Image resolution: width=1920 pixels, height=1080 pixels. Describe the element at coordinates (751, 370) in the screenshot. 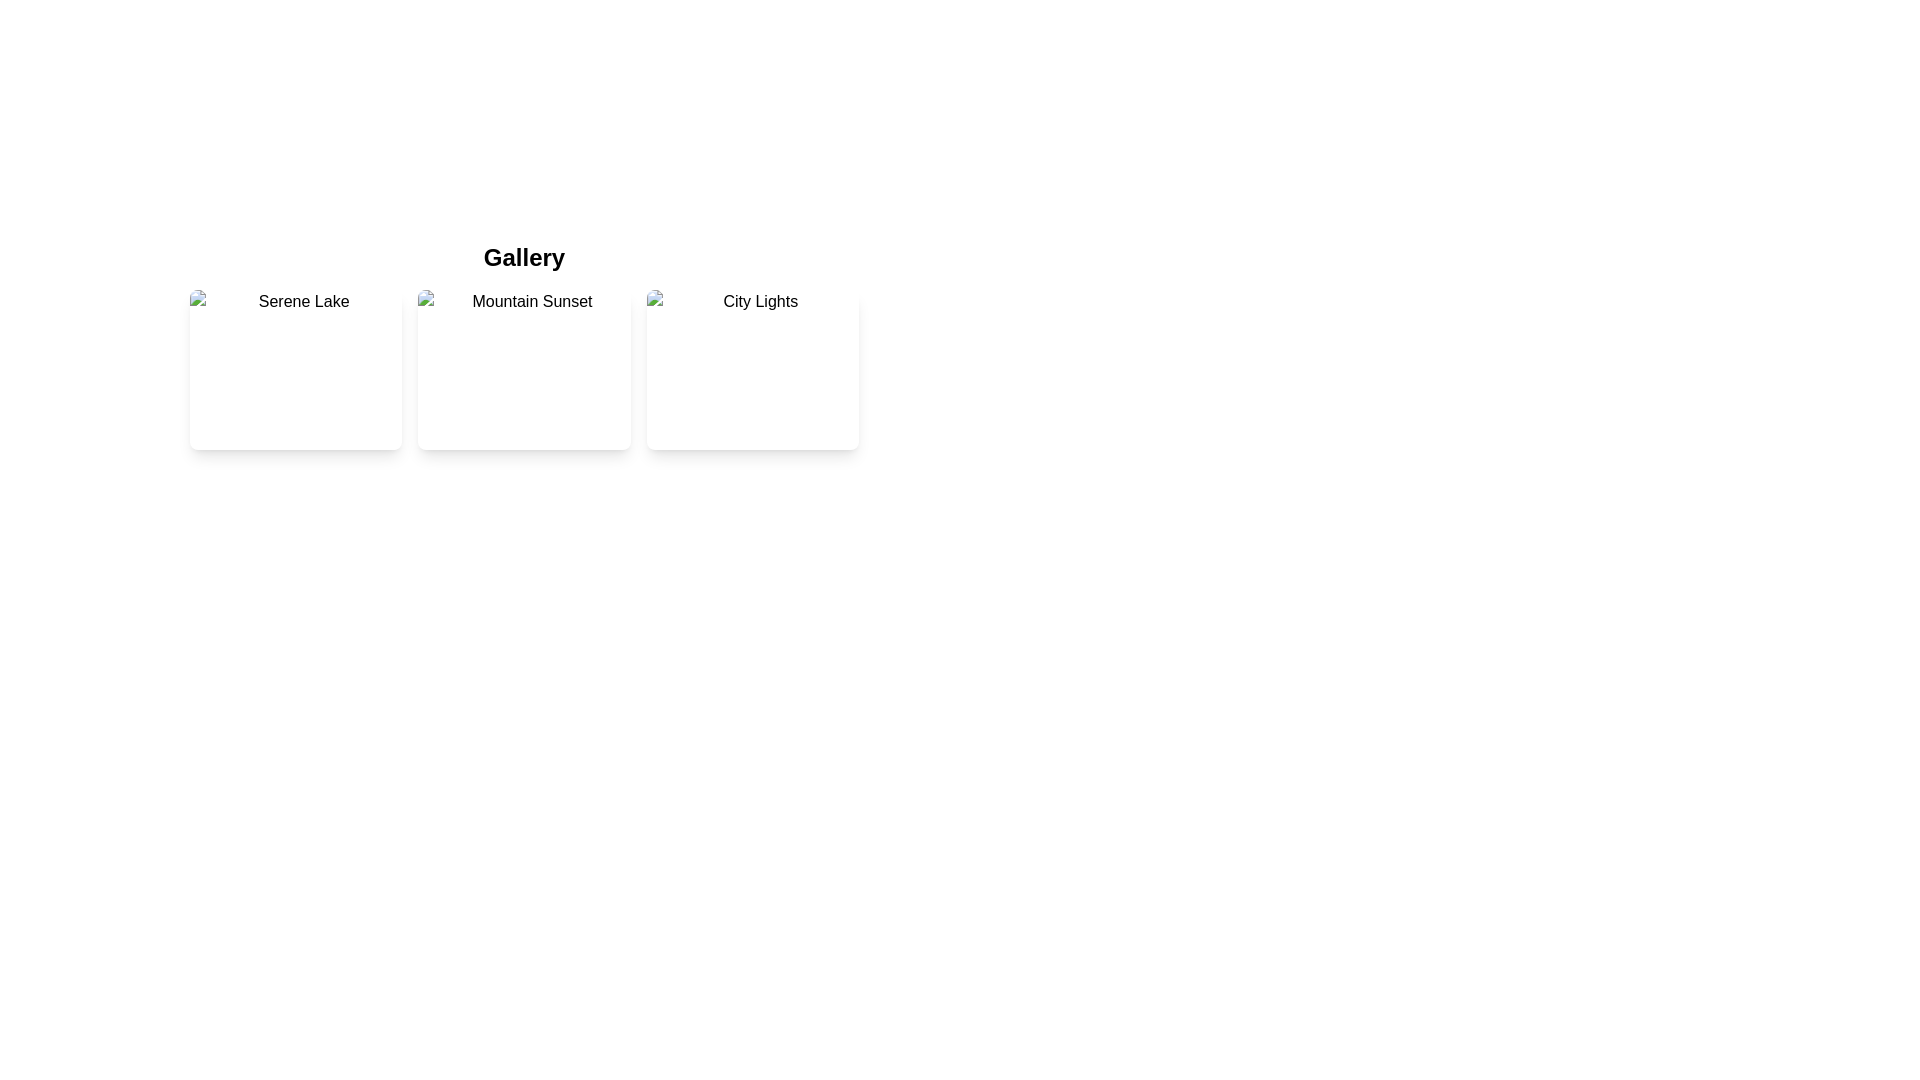

I see `the clickable card that serves as a link or button related to the 'City Lights' image, which is the third card in a horizontally aligned grid` at that location.